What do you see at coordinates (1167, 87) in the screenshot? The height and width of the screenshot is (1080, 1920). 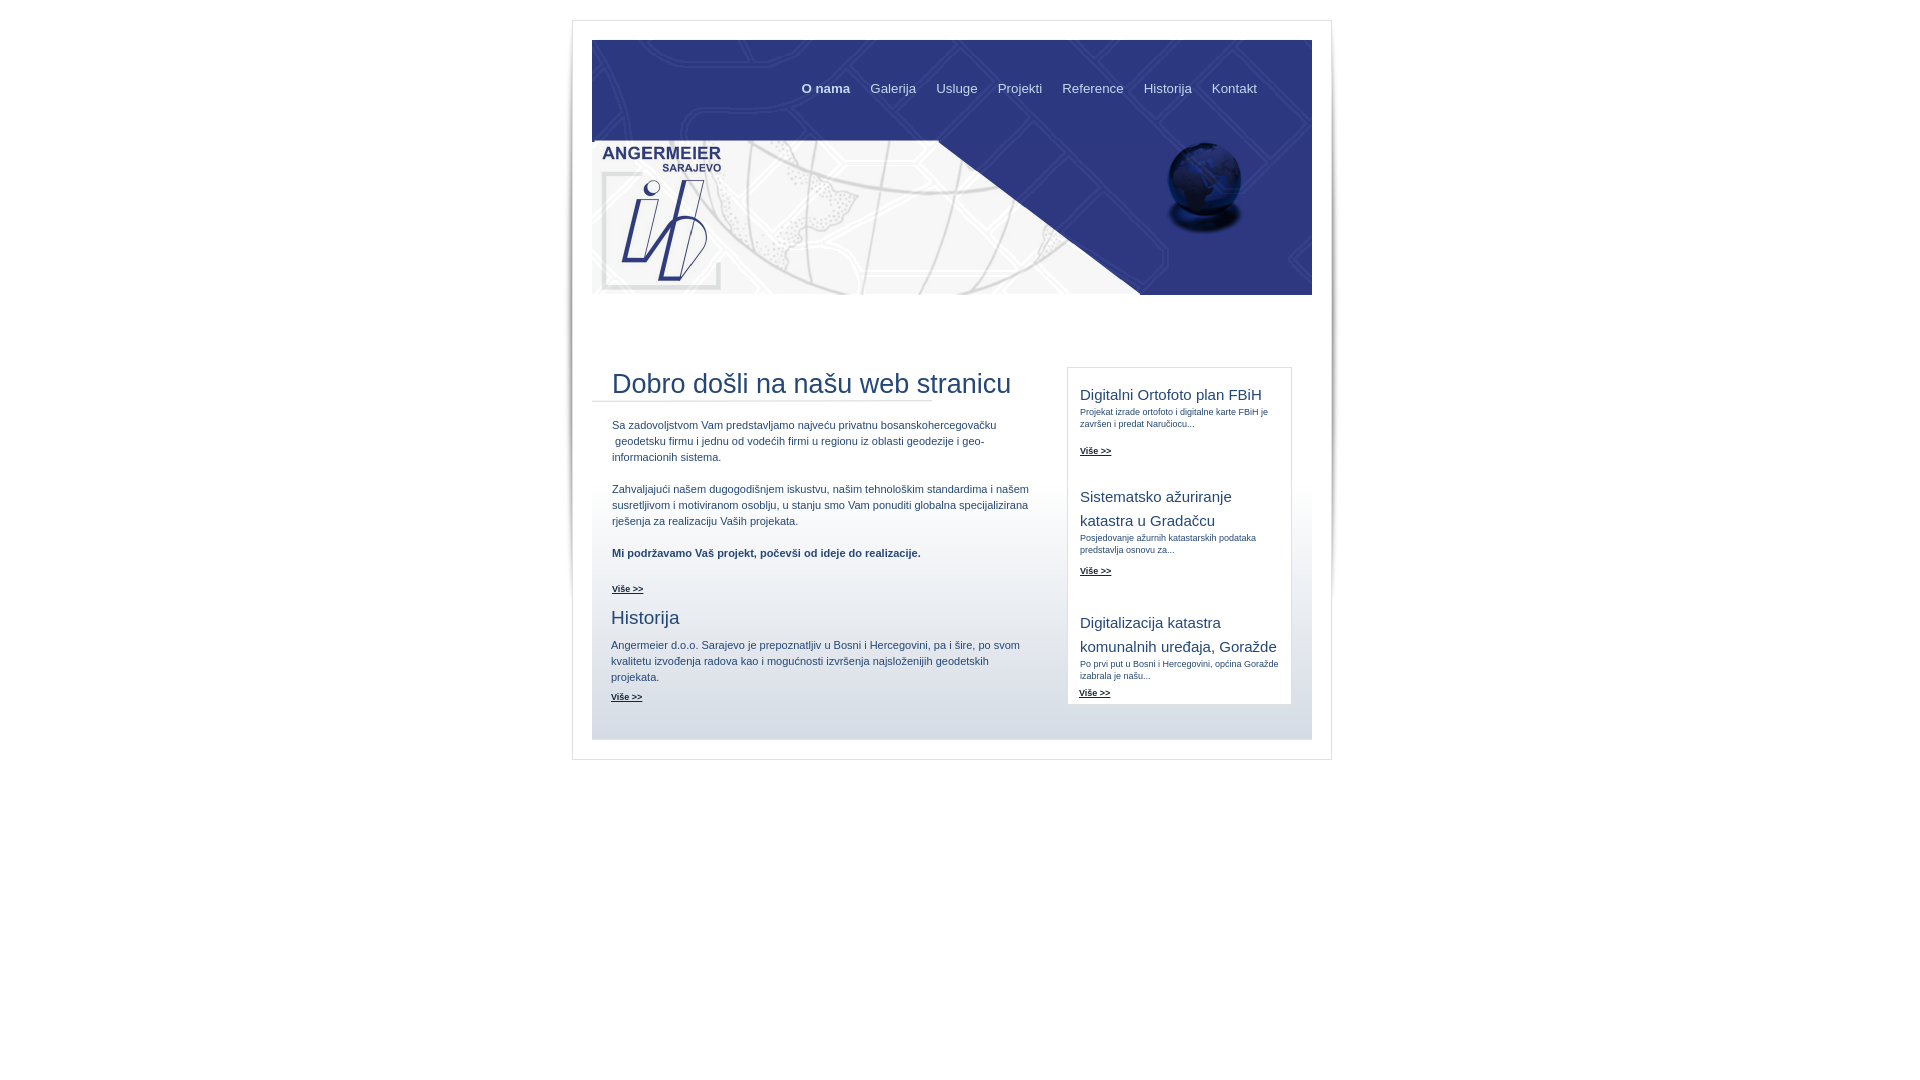 I see `'Historija'` at bounding box center [1167, 87].